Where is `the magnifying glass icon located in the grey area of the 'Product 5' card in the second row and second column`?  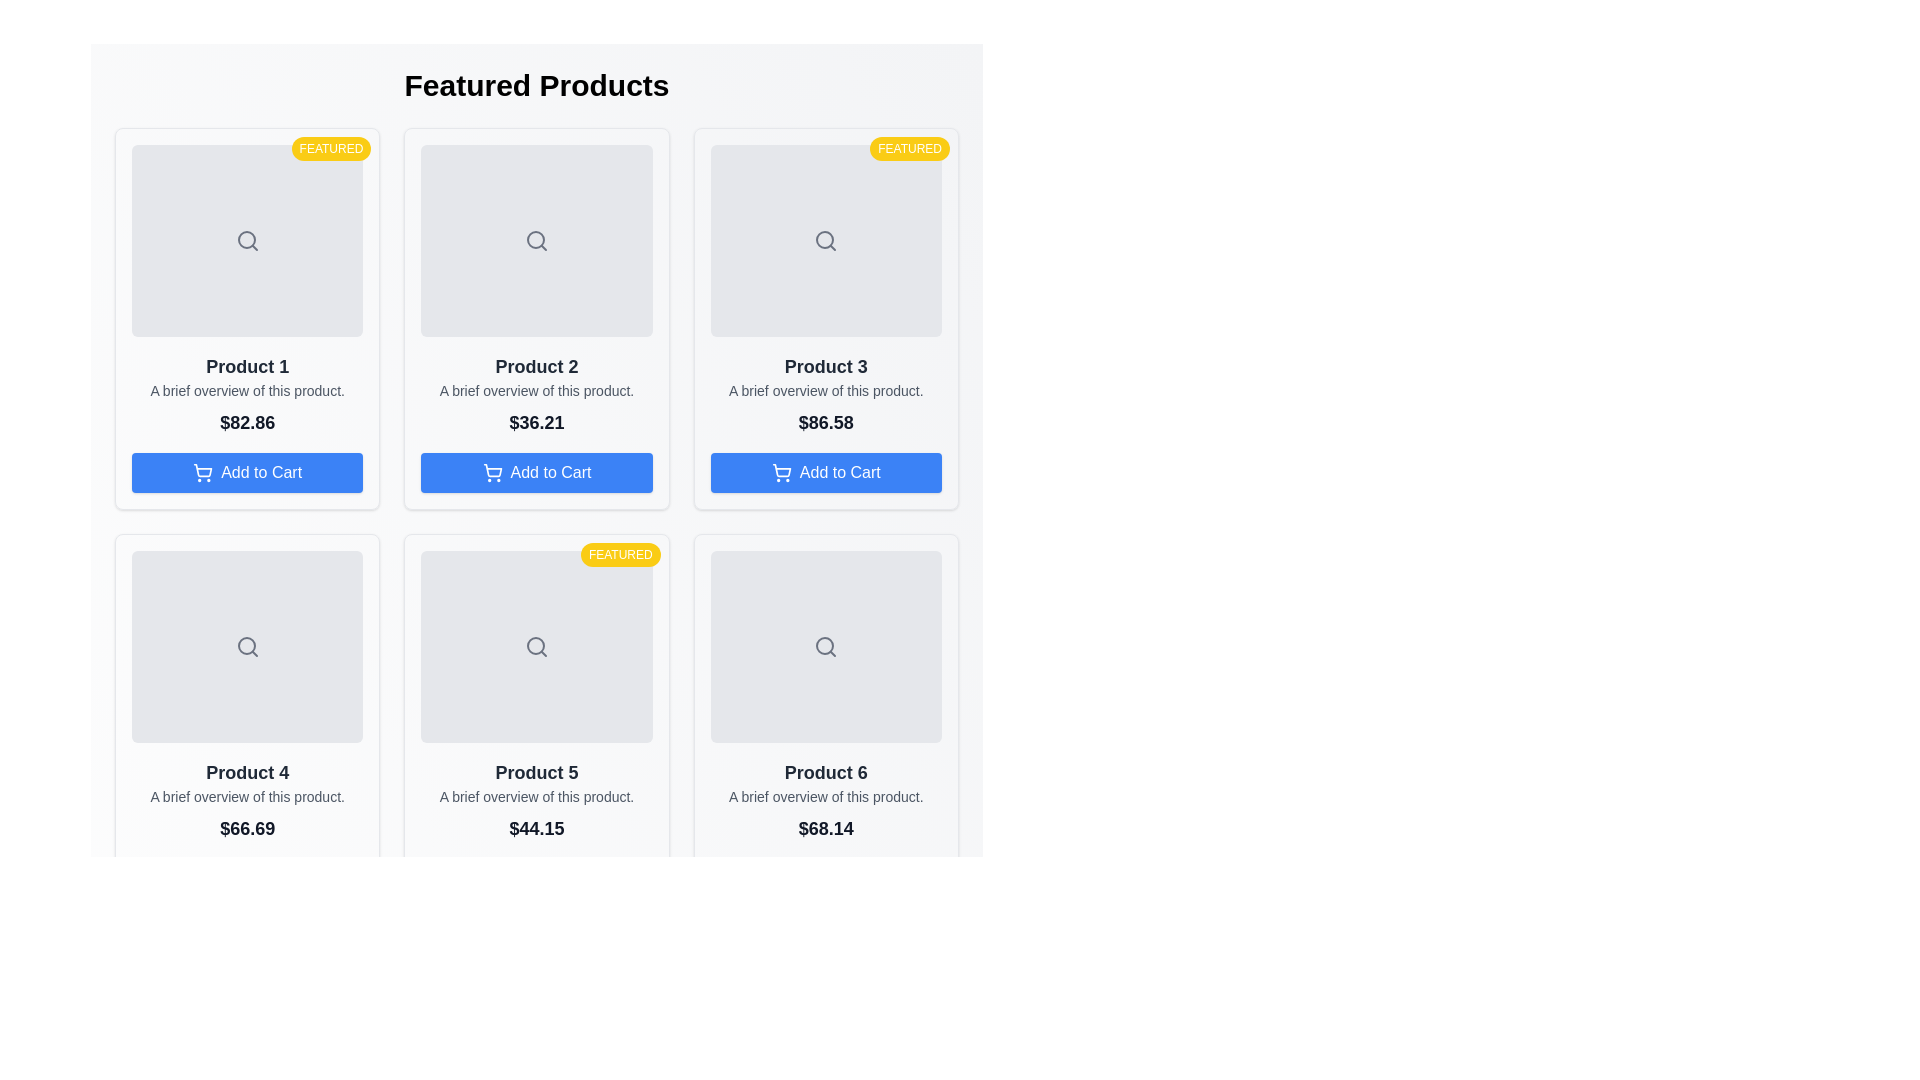 the magnifying glass icon located in the grey area of the 'Product 5' card in the second row and second column is located at coordinates (537, 647).